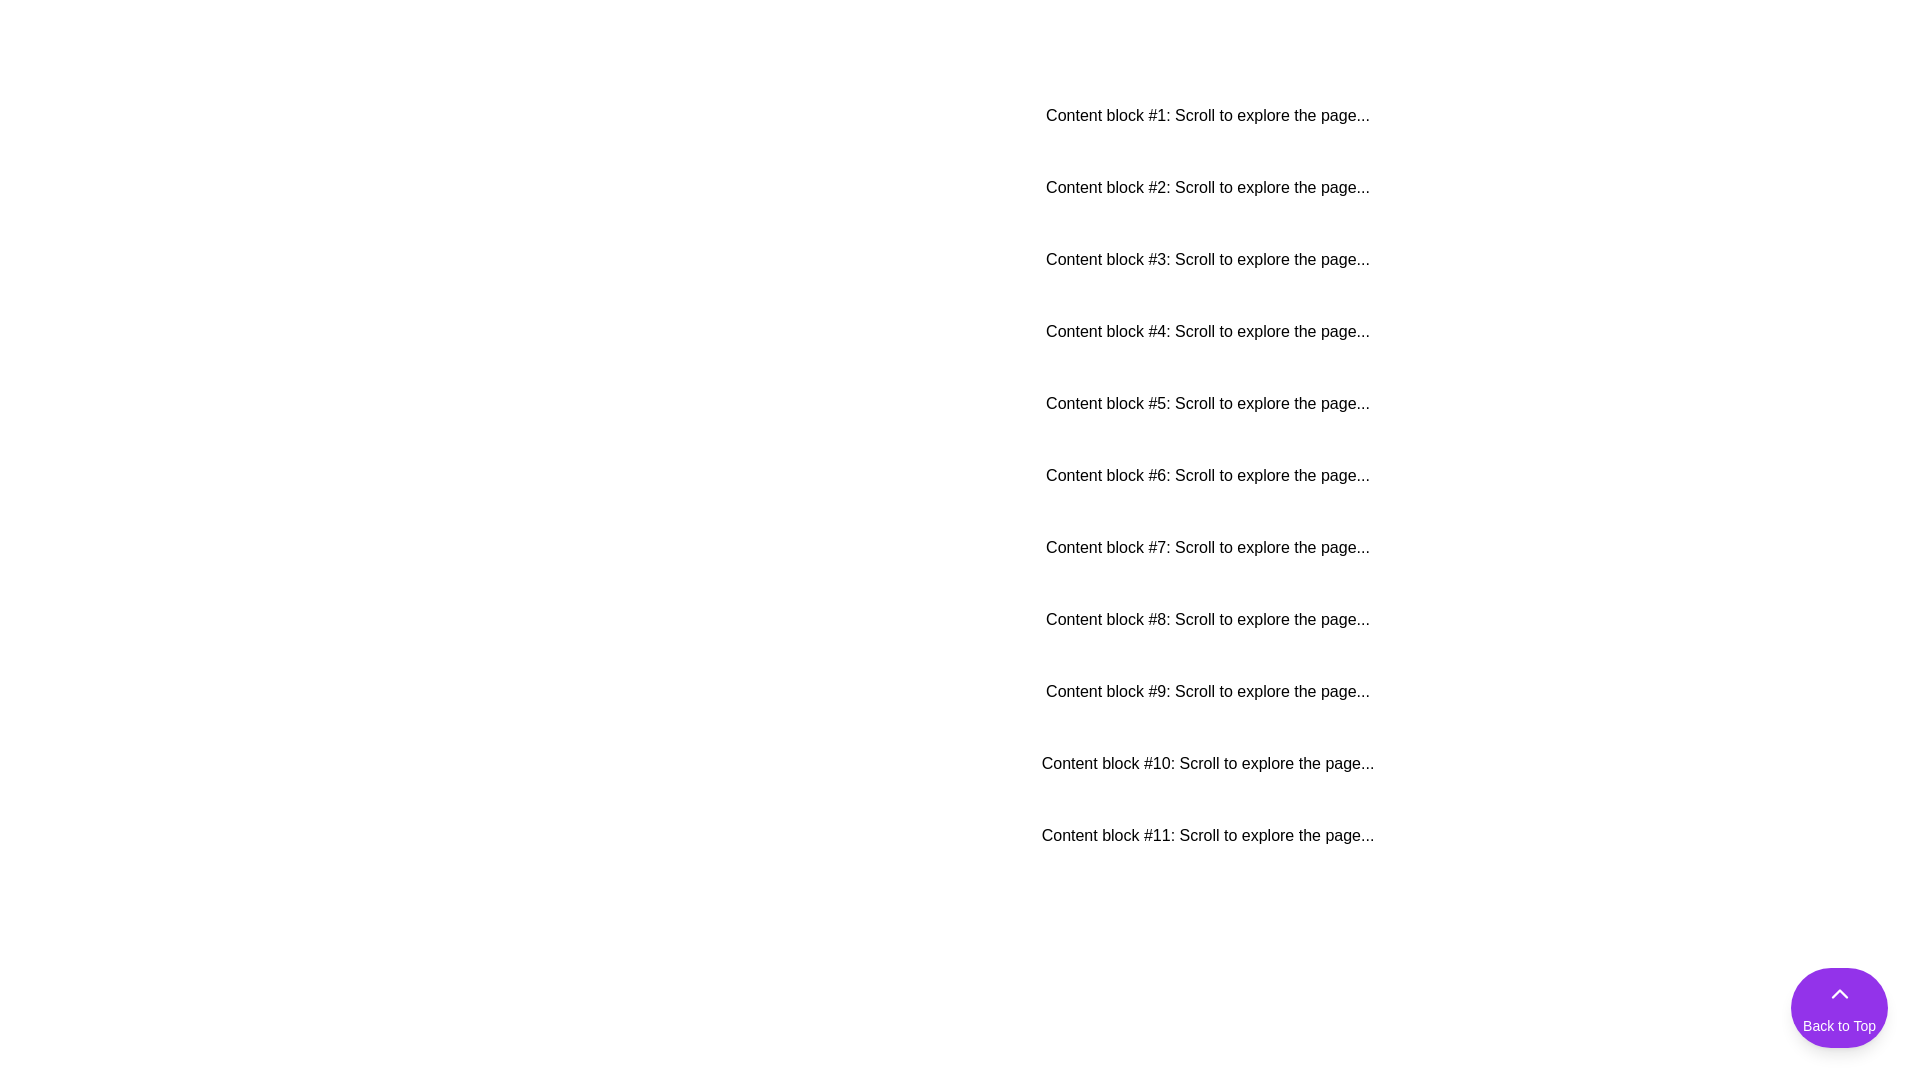  What do you see at coordinates (1207, 188) in the screenshot?
I see `the second text block, which provides guidance or information about scrolling through the content` at bounding box center [1207, 188].